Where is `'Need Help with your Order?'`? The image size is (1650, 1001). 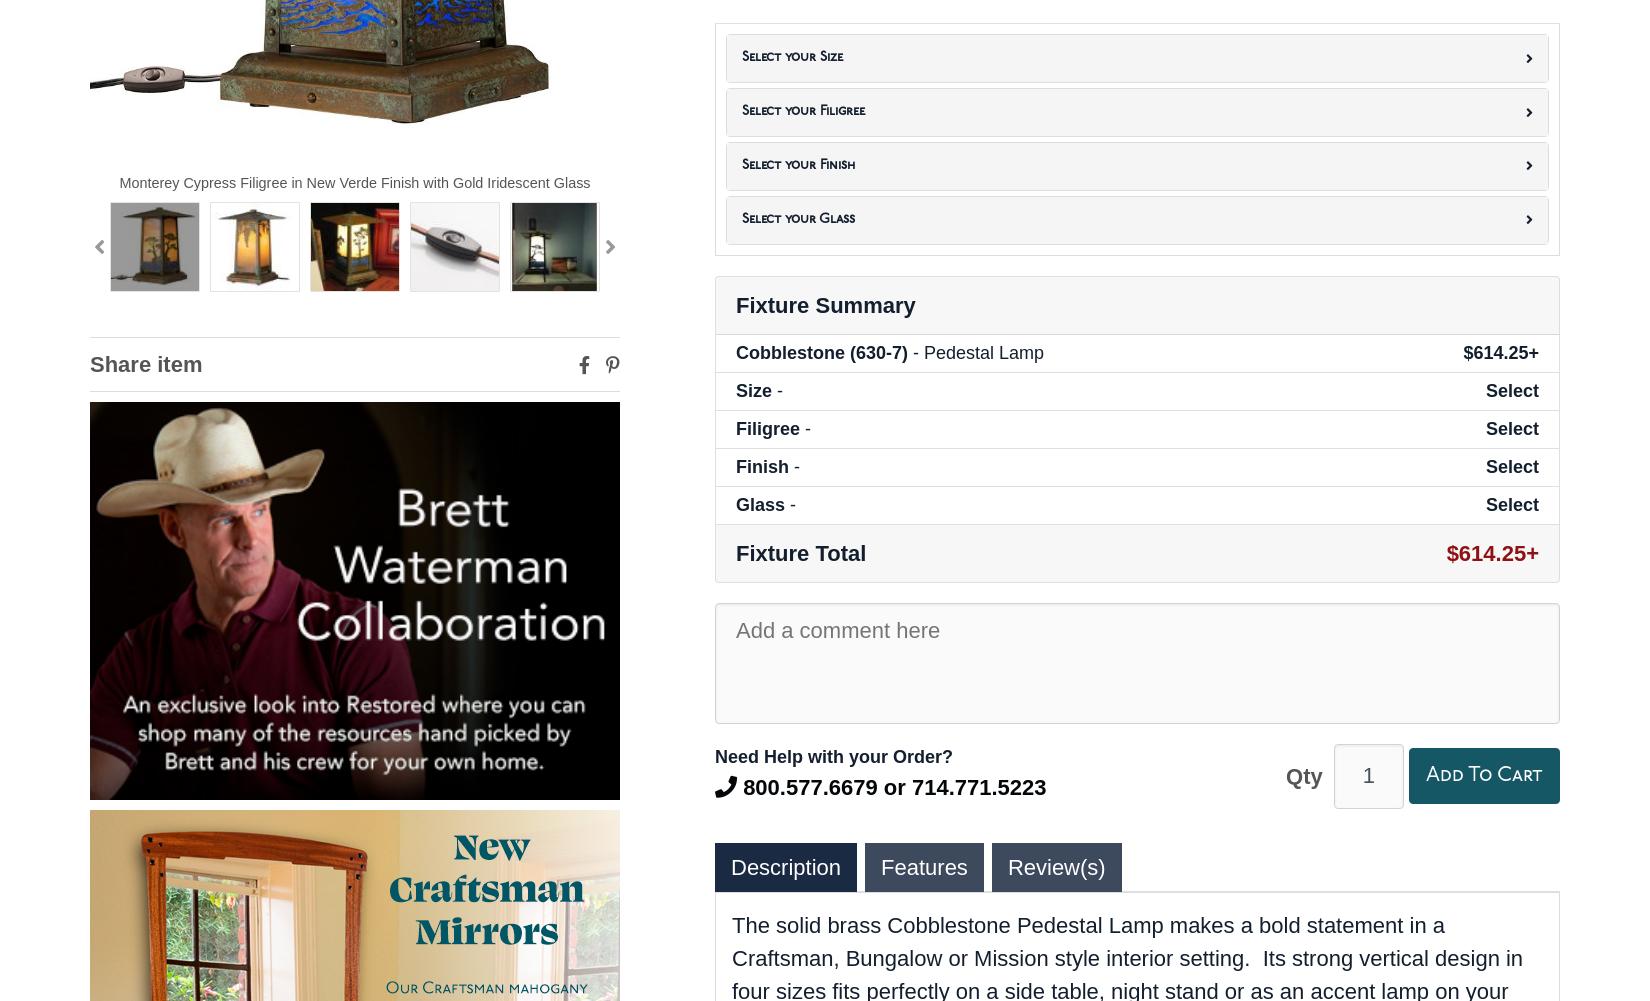 'Need Help with your Order?' is located at coordinates (834, 755).